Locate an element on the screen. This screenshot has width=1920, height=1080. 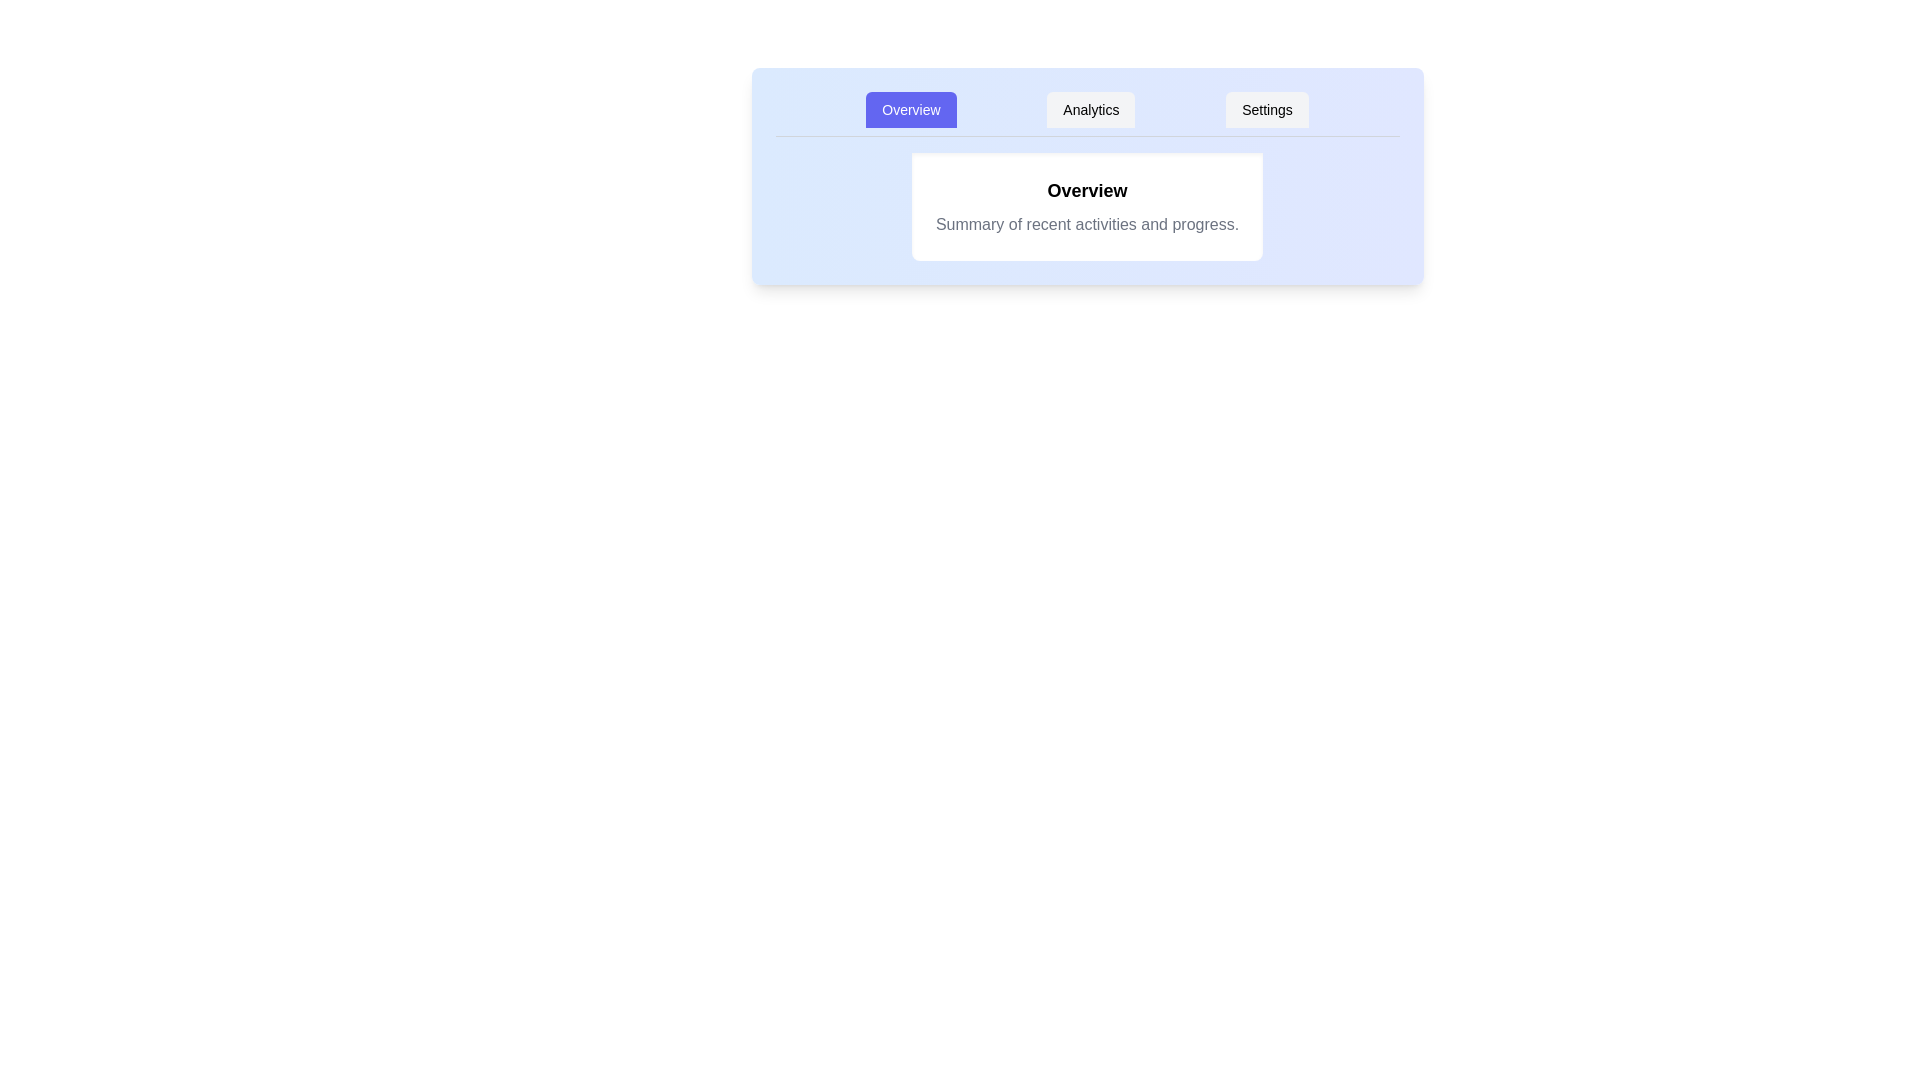
the Analytics tab is located at coordinates (1090, 110).